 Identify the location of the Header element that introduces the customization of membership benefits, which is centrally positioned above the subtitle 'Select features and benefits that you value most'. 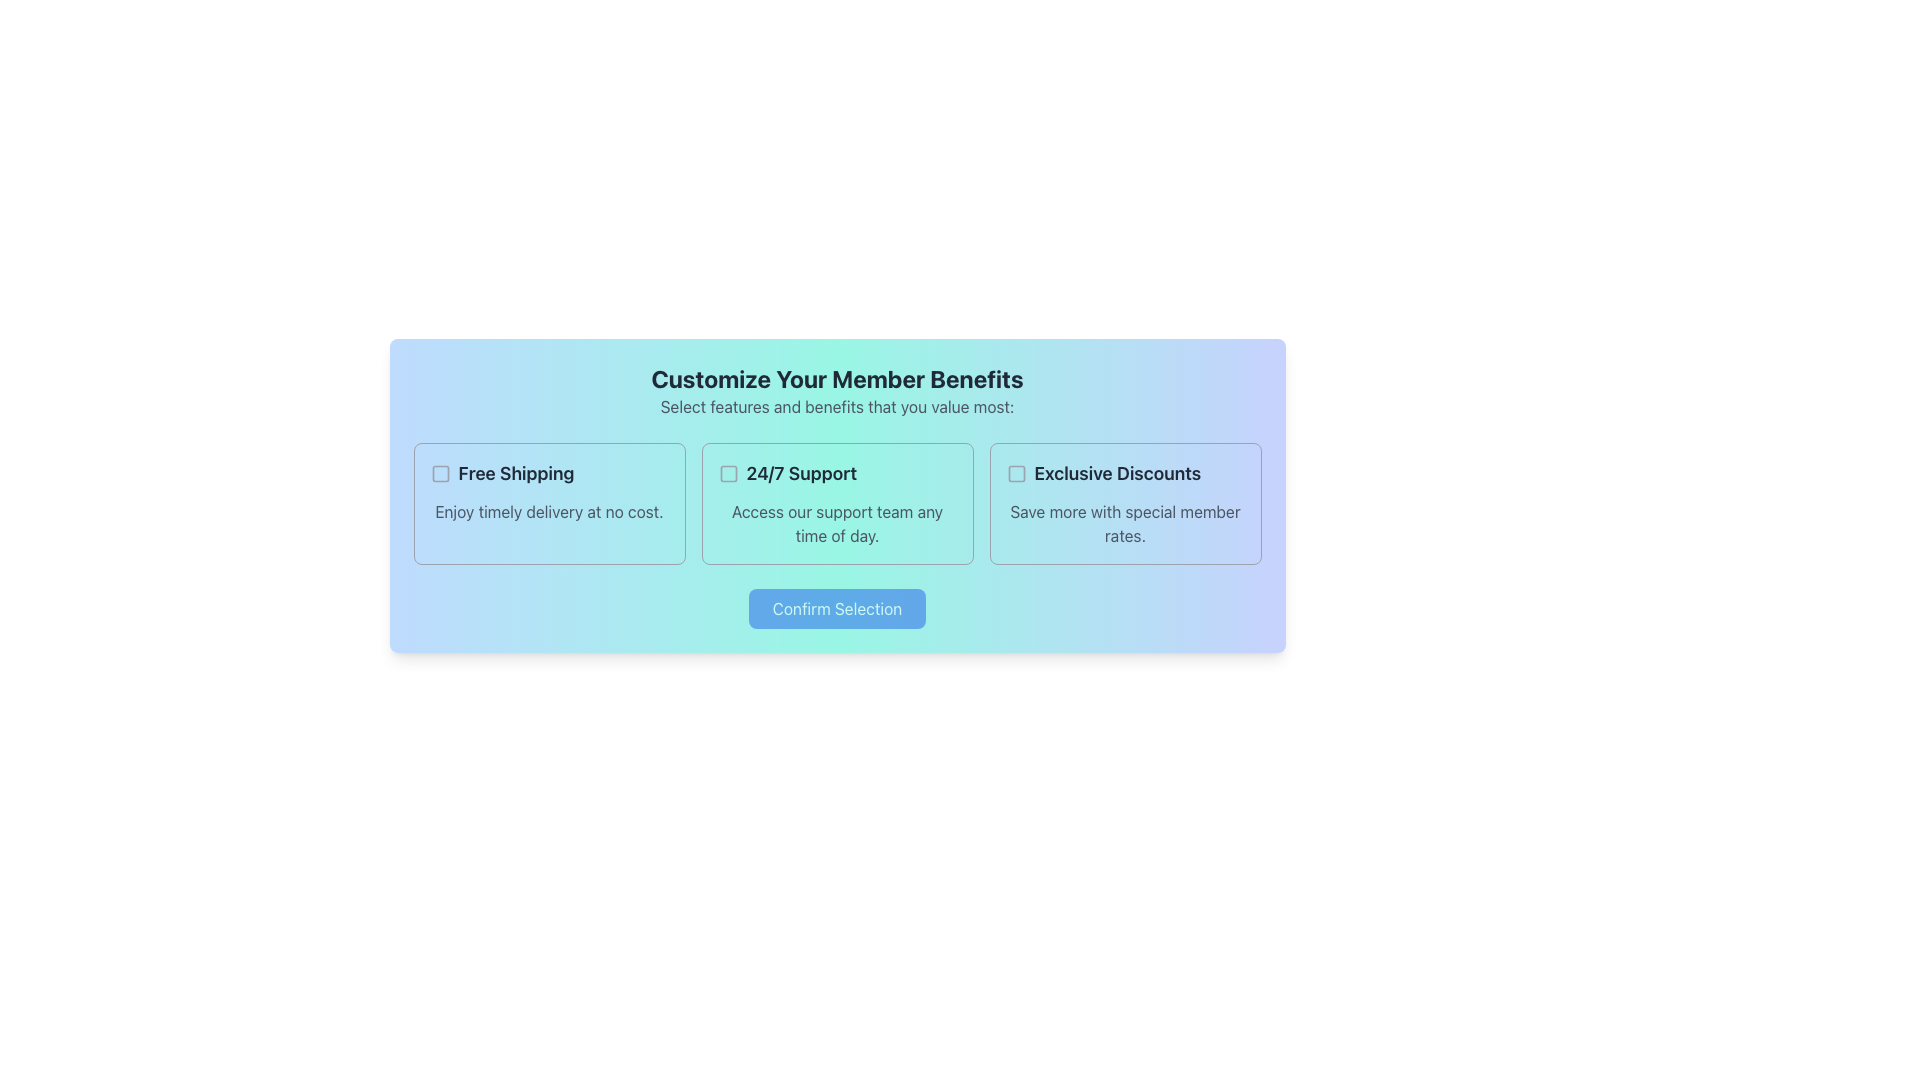
(837, 378).